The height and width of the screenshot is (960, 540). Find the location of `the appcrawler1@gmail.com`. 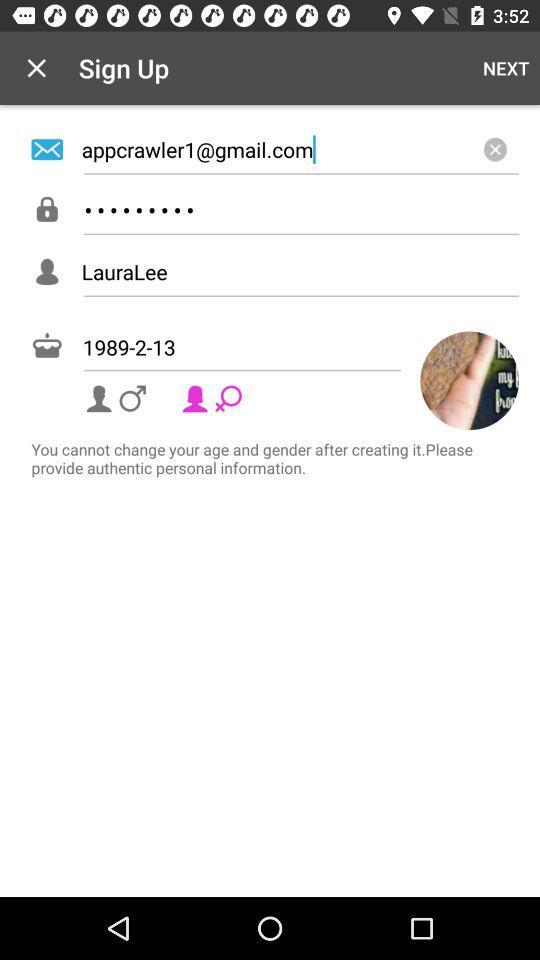

the appcrawler1@gmail.com is located at coordinates (299, 148).